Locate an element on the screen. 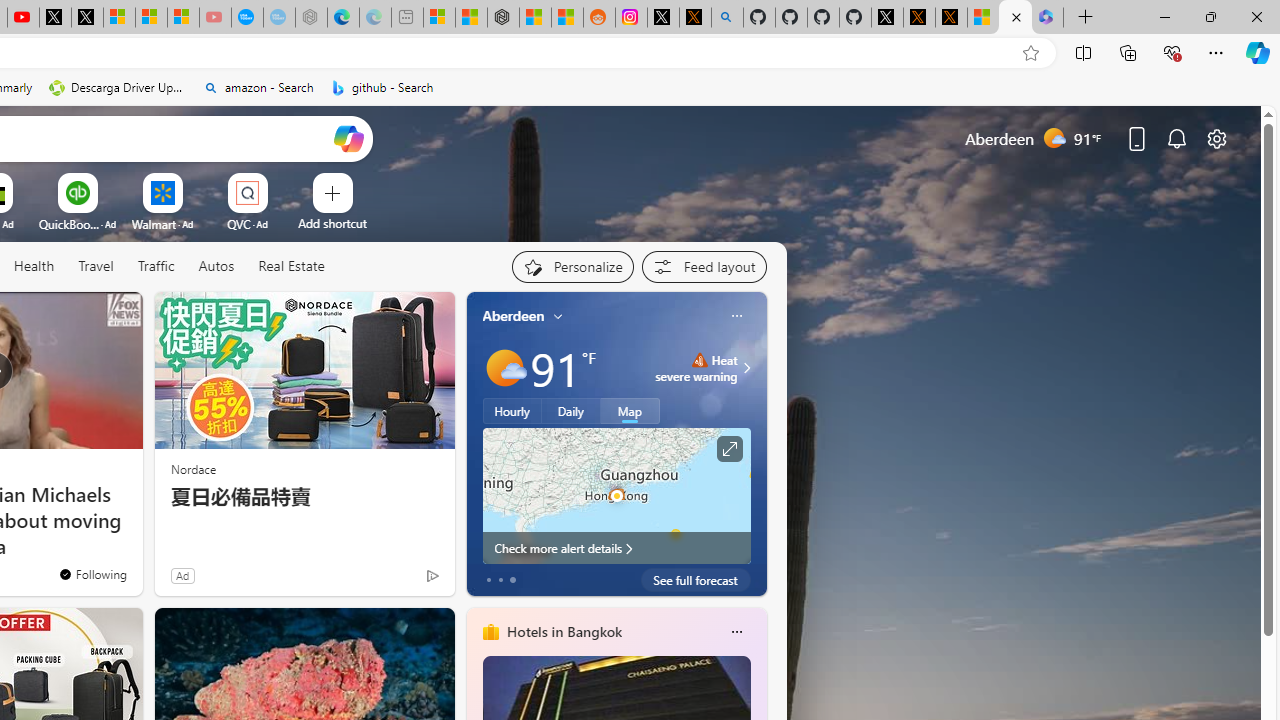 The image size is (1280, 720). 'Traffic' is located at coordinates (155, 266).